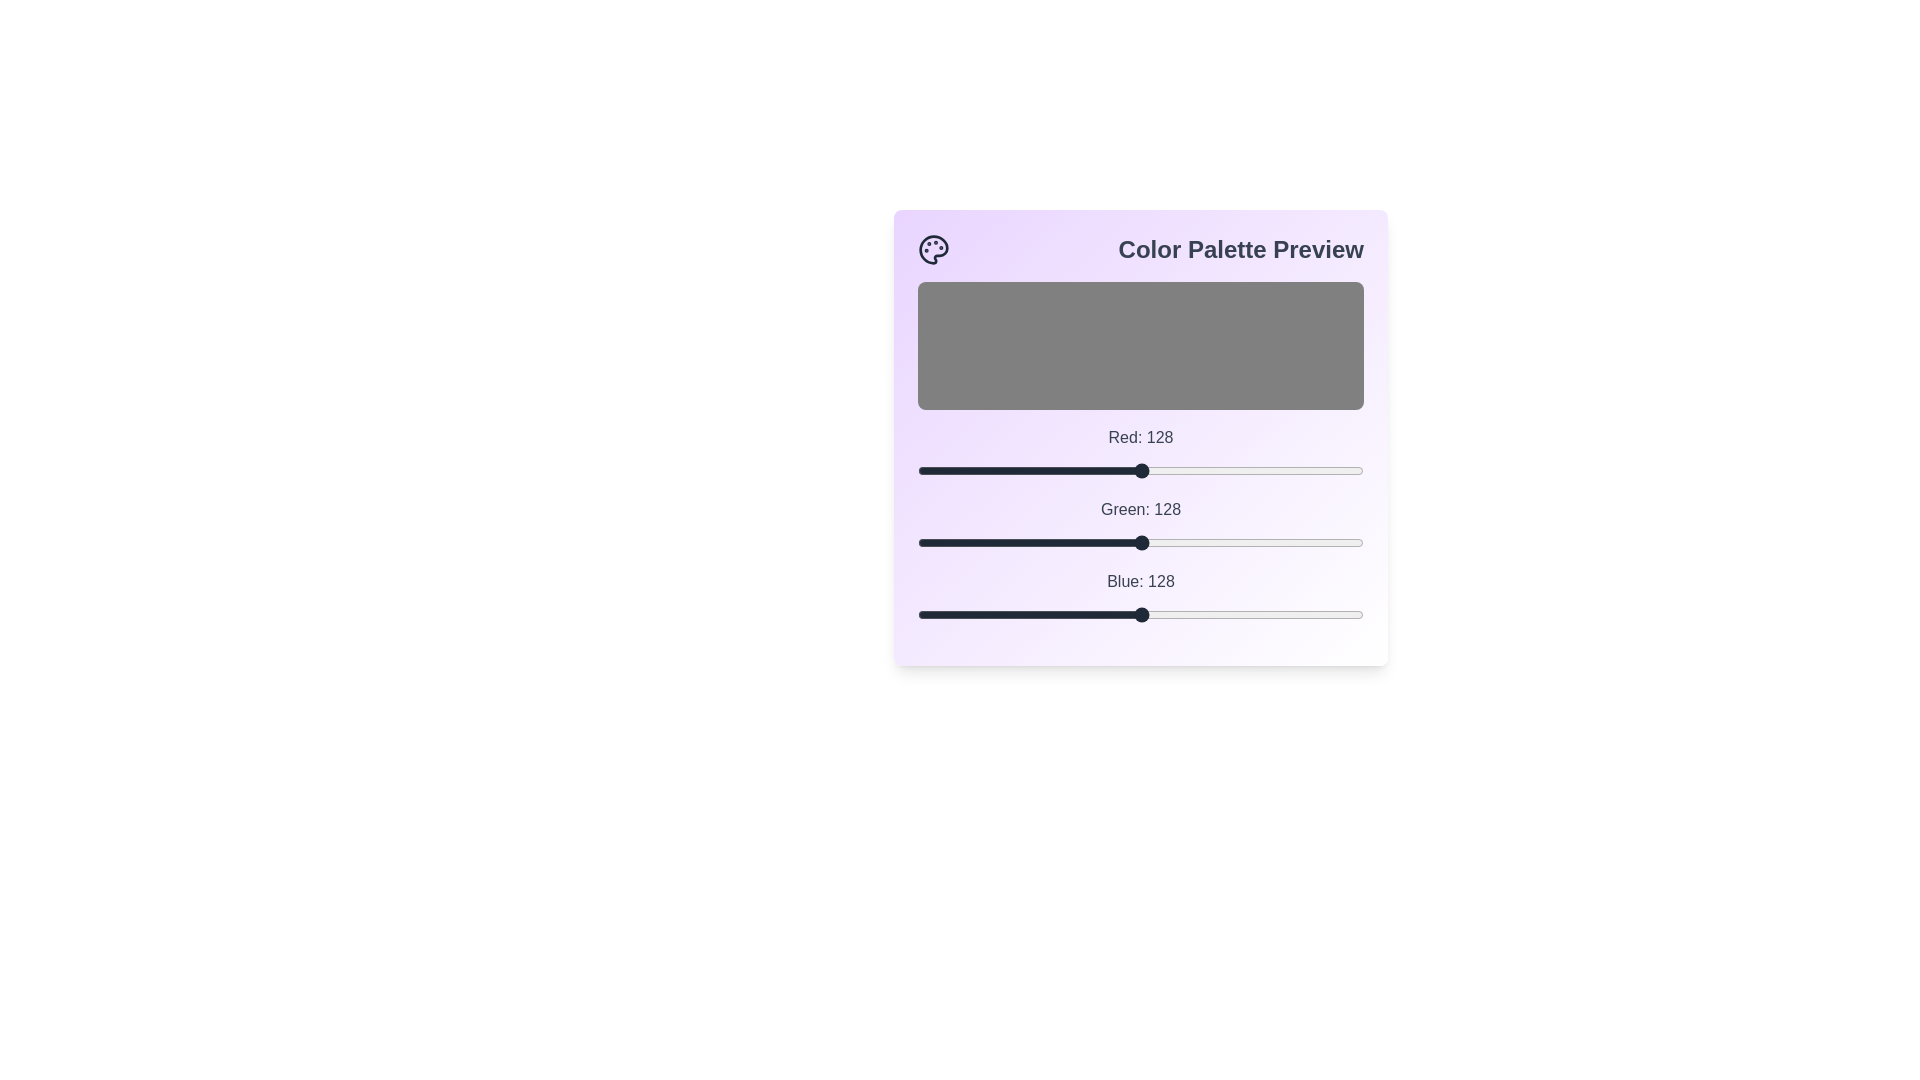 This screenshot has width=1920, height=1080. I want to click on the blue color value, so click(1134, 613).